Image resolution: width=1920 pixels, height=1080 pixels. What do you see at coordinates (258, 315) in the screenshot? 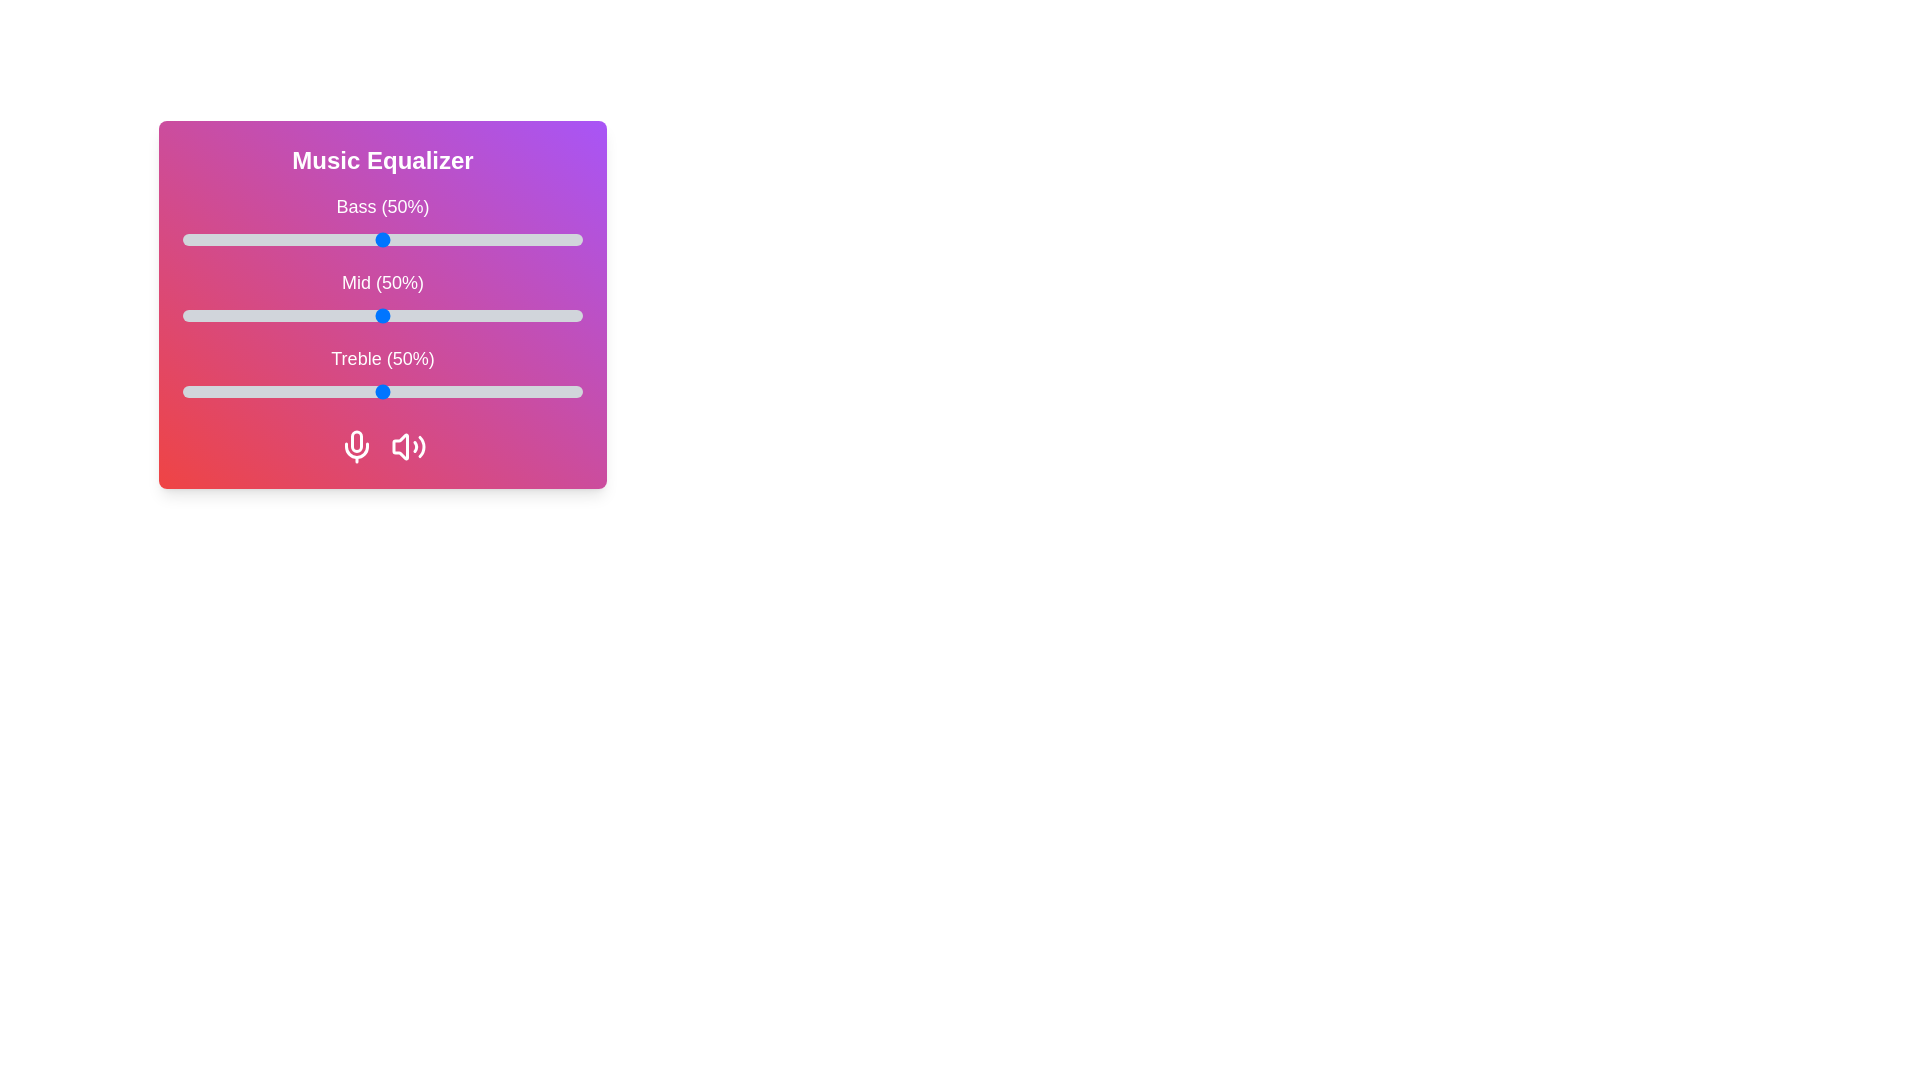
I see `the 1 slider to 19%` at bounding box center [258, 315].